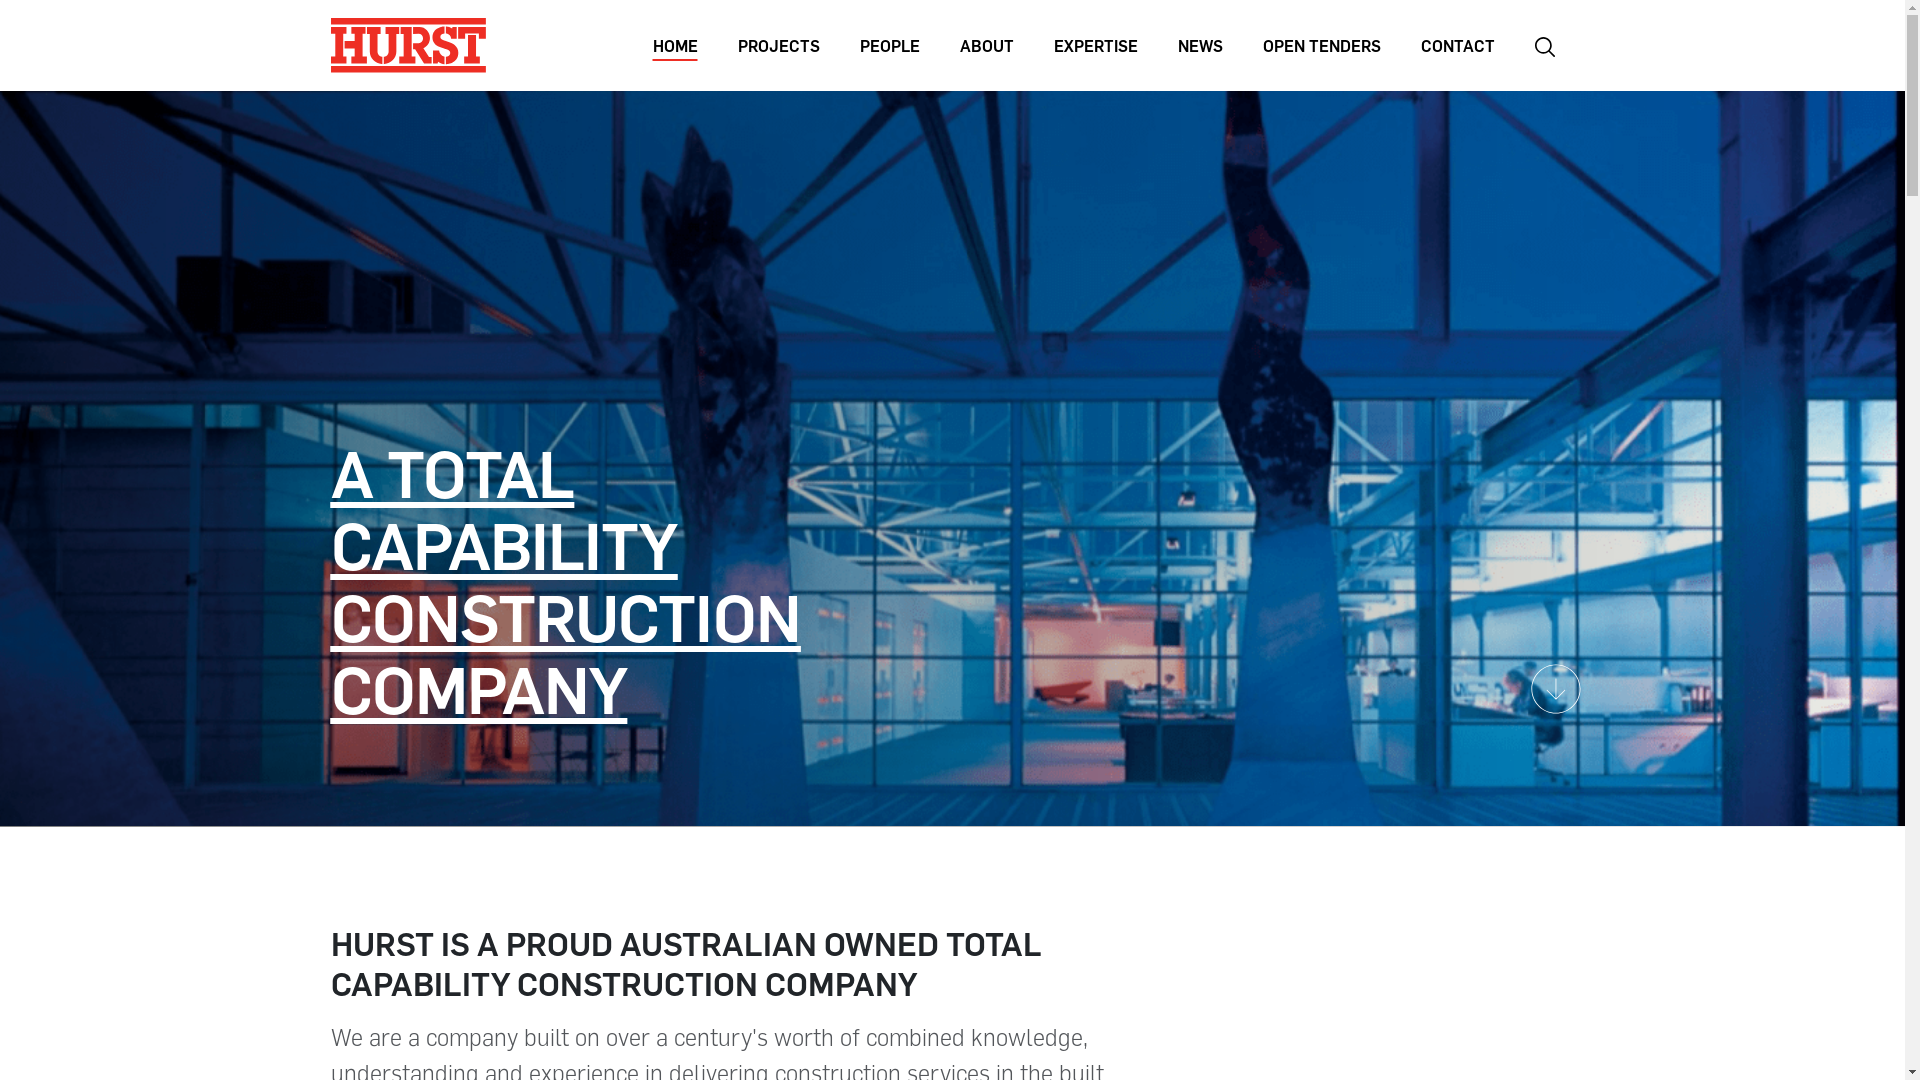  I want to click on 'ABOUT', so click(987, 45).